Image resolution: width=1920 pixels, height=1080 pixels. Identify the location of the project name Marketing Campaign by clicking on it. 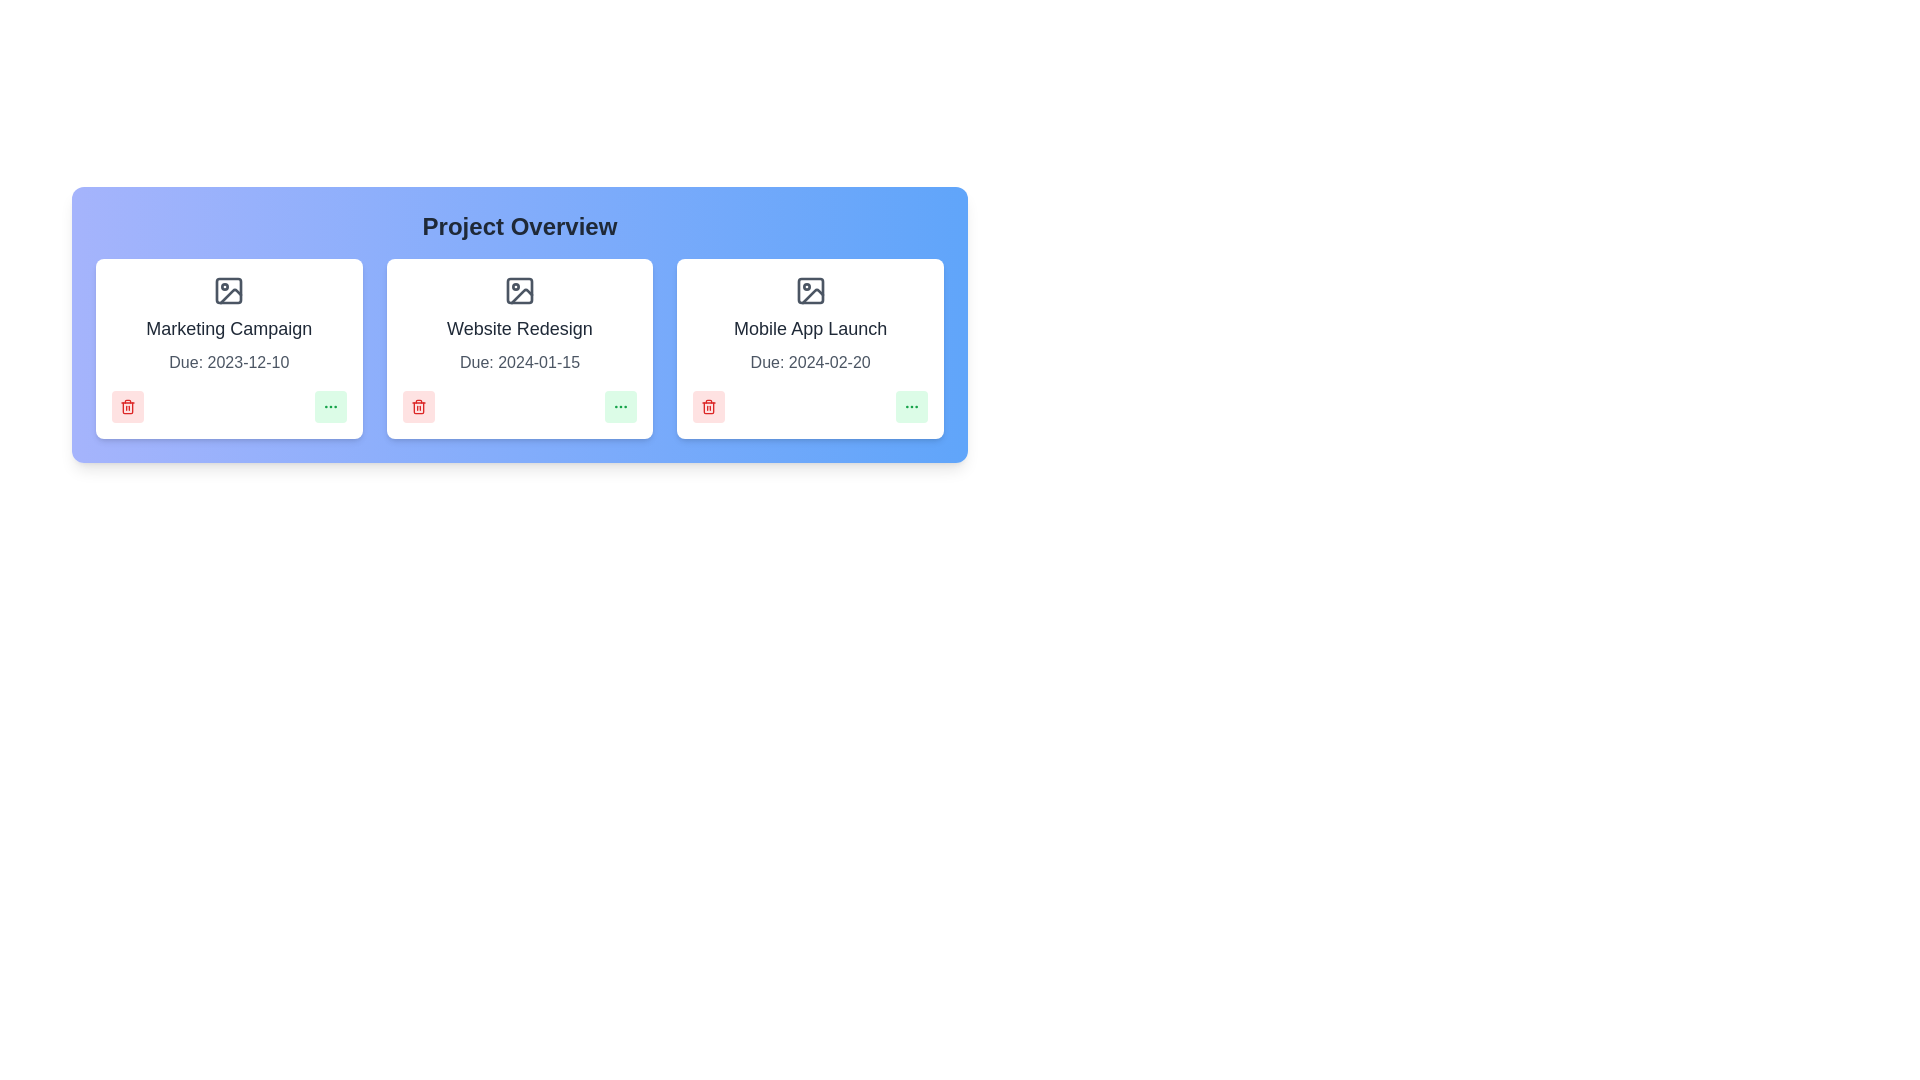
(229, 327).